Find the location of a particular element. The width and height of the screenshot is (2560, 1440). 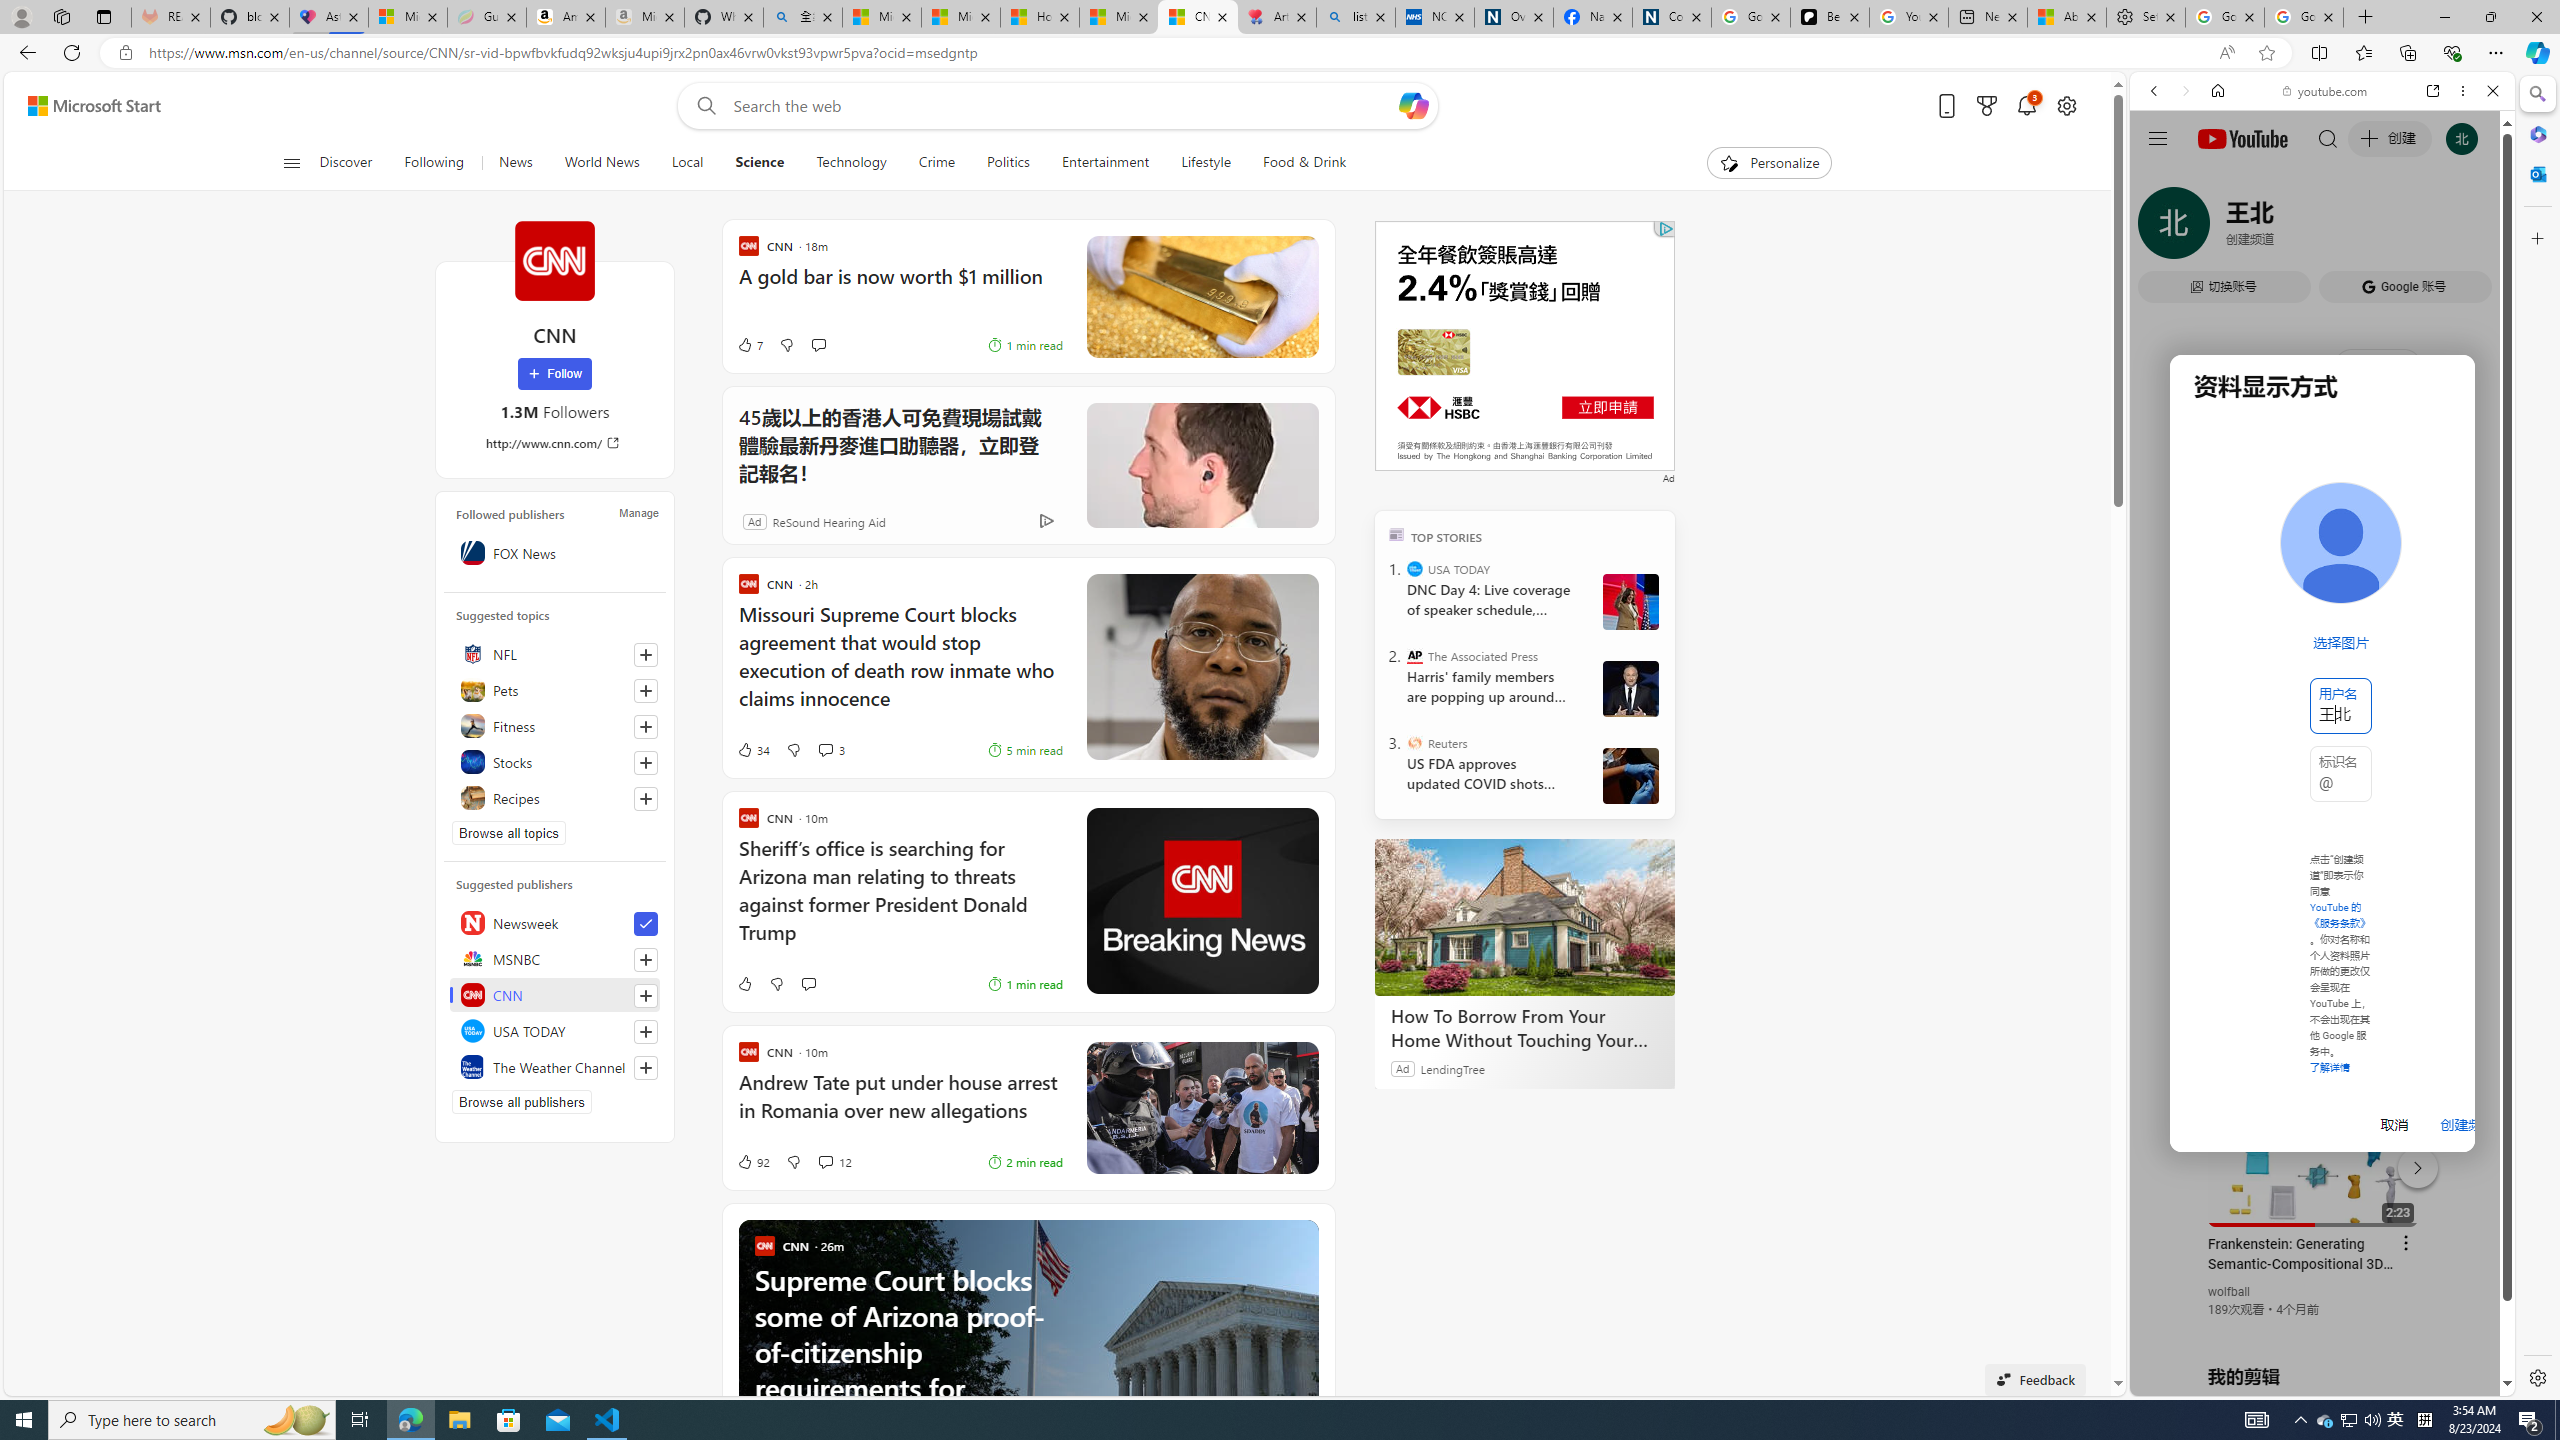

'View comments 3 Comment' is located at coordinates (829, 750).